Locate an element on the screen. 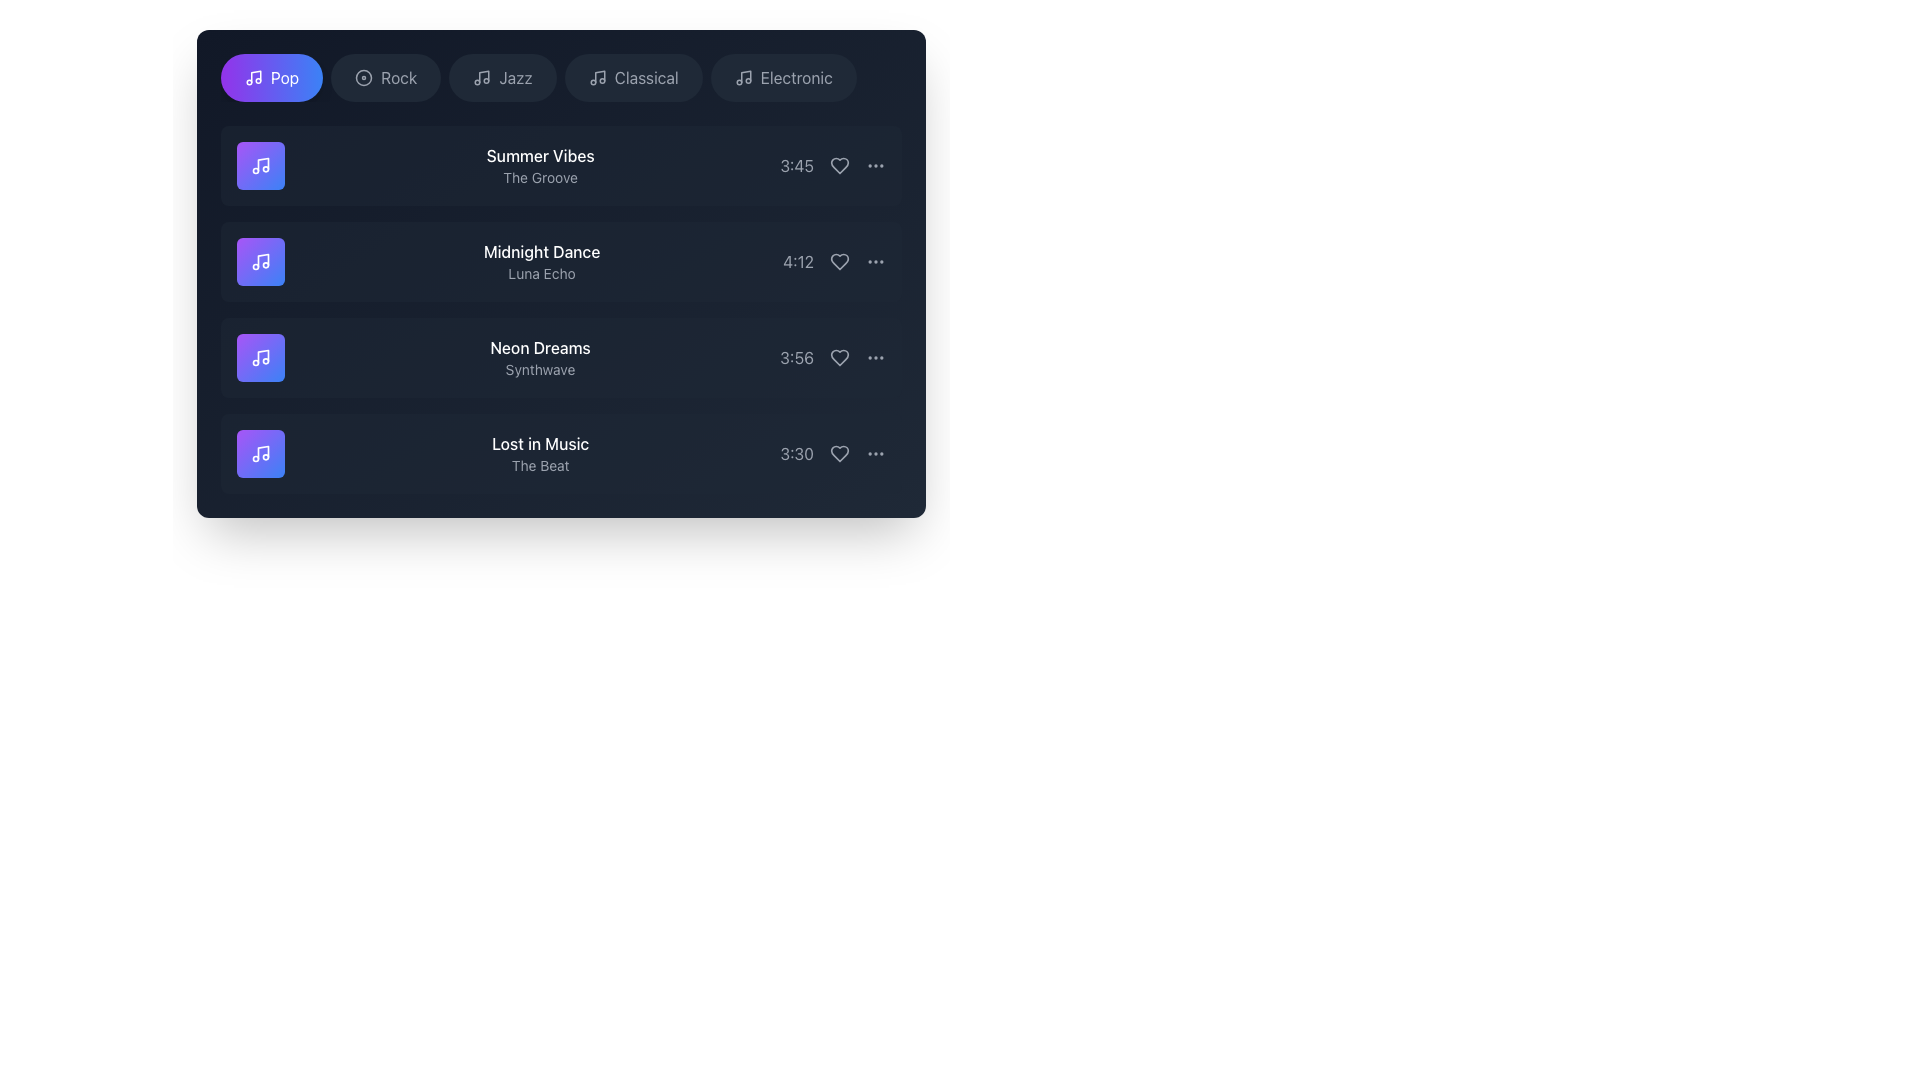 This screenshot has height=1080, width=1920. the static label displaying '3:30' in light gray color, located in the bottom row of the list and aligned to the right of the row content is located at coordinates (796, 454).